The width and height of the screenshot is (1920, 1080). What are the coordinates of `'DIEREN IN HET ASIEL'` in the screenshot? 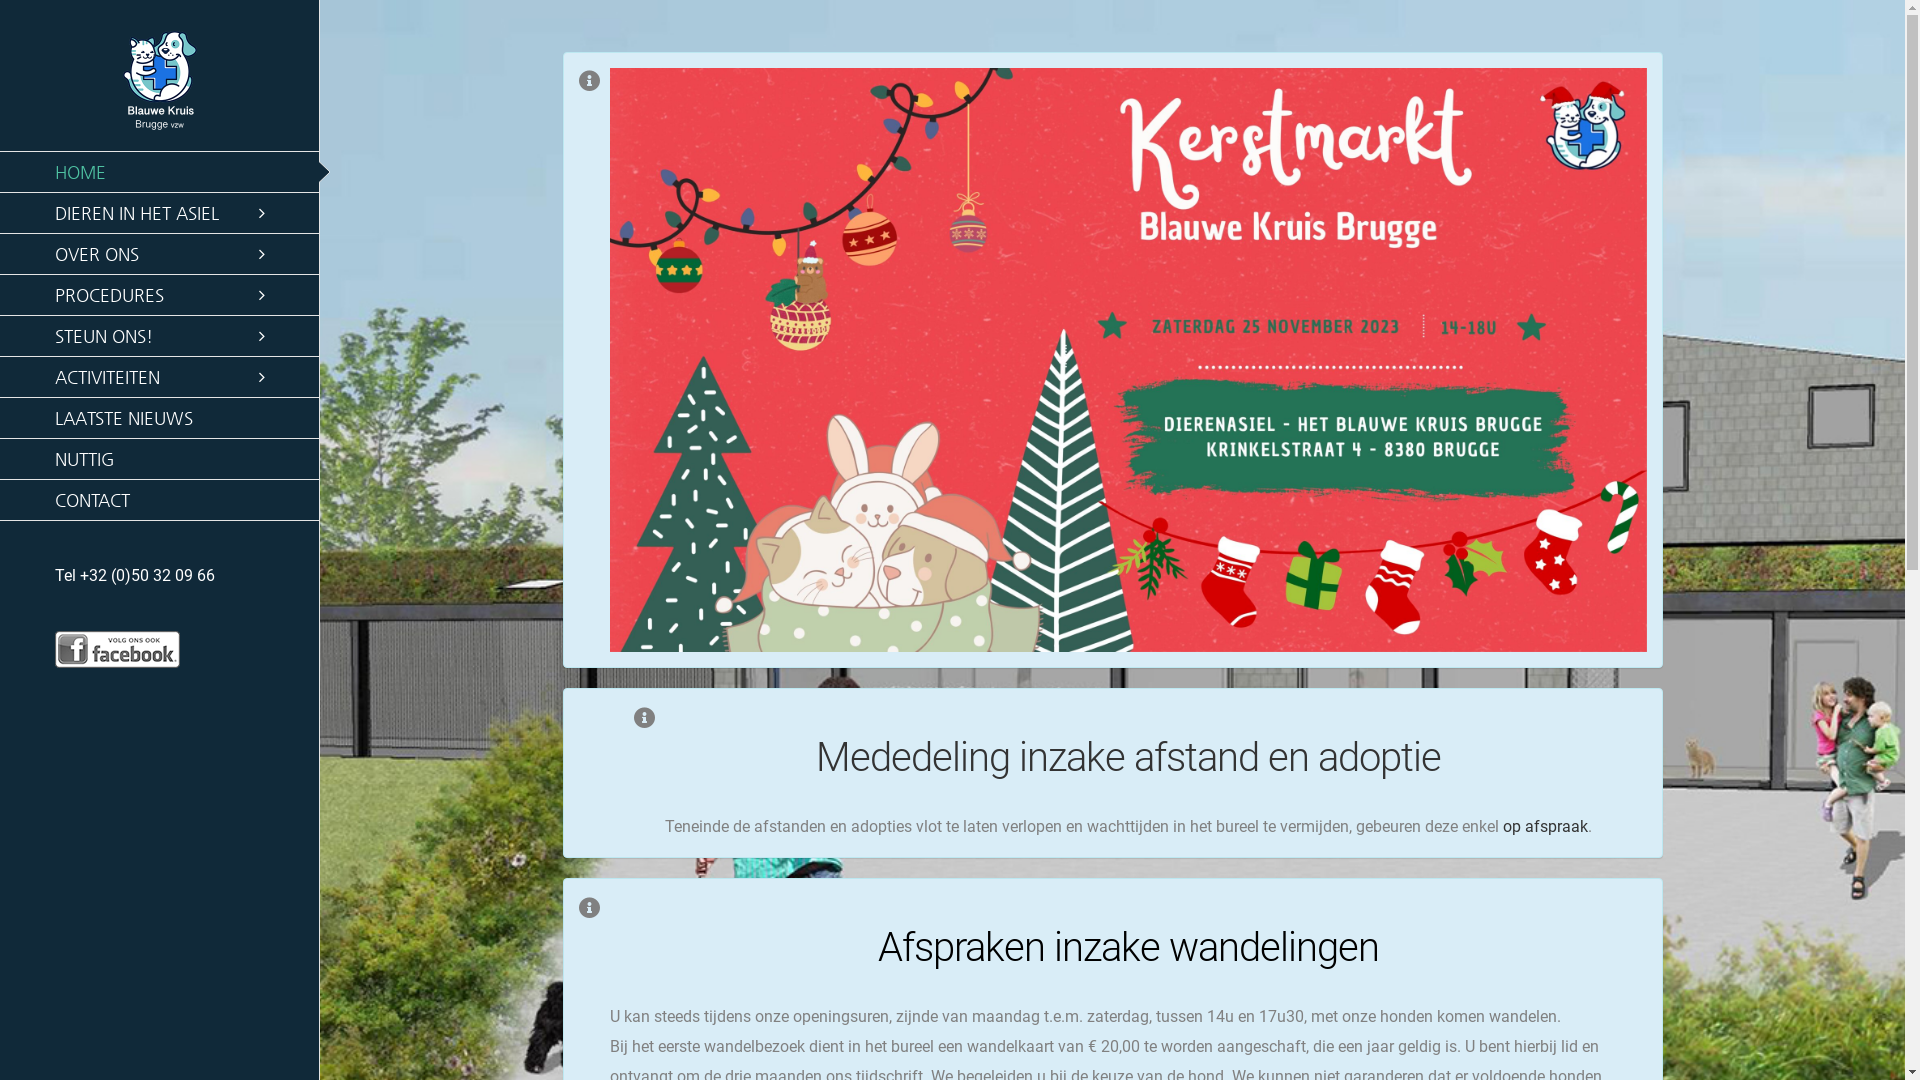 It's located at (158, 213).